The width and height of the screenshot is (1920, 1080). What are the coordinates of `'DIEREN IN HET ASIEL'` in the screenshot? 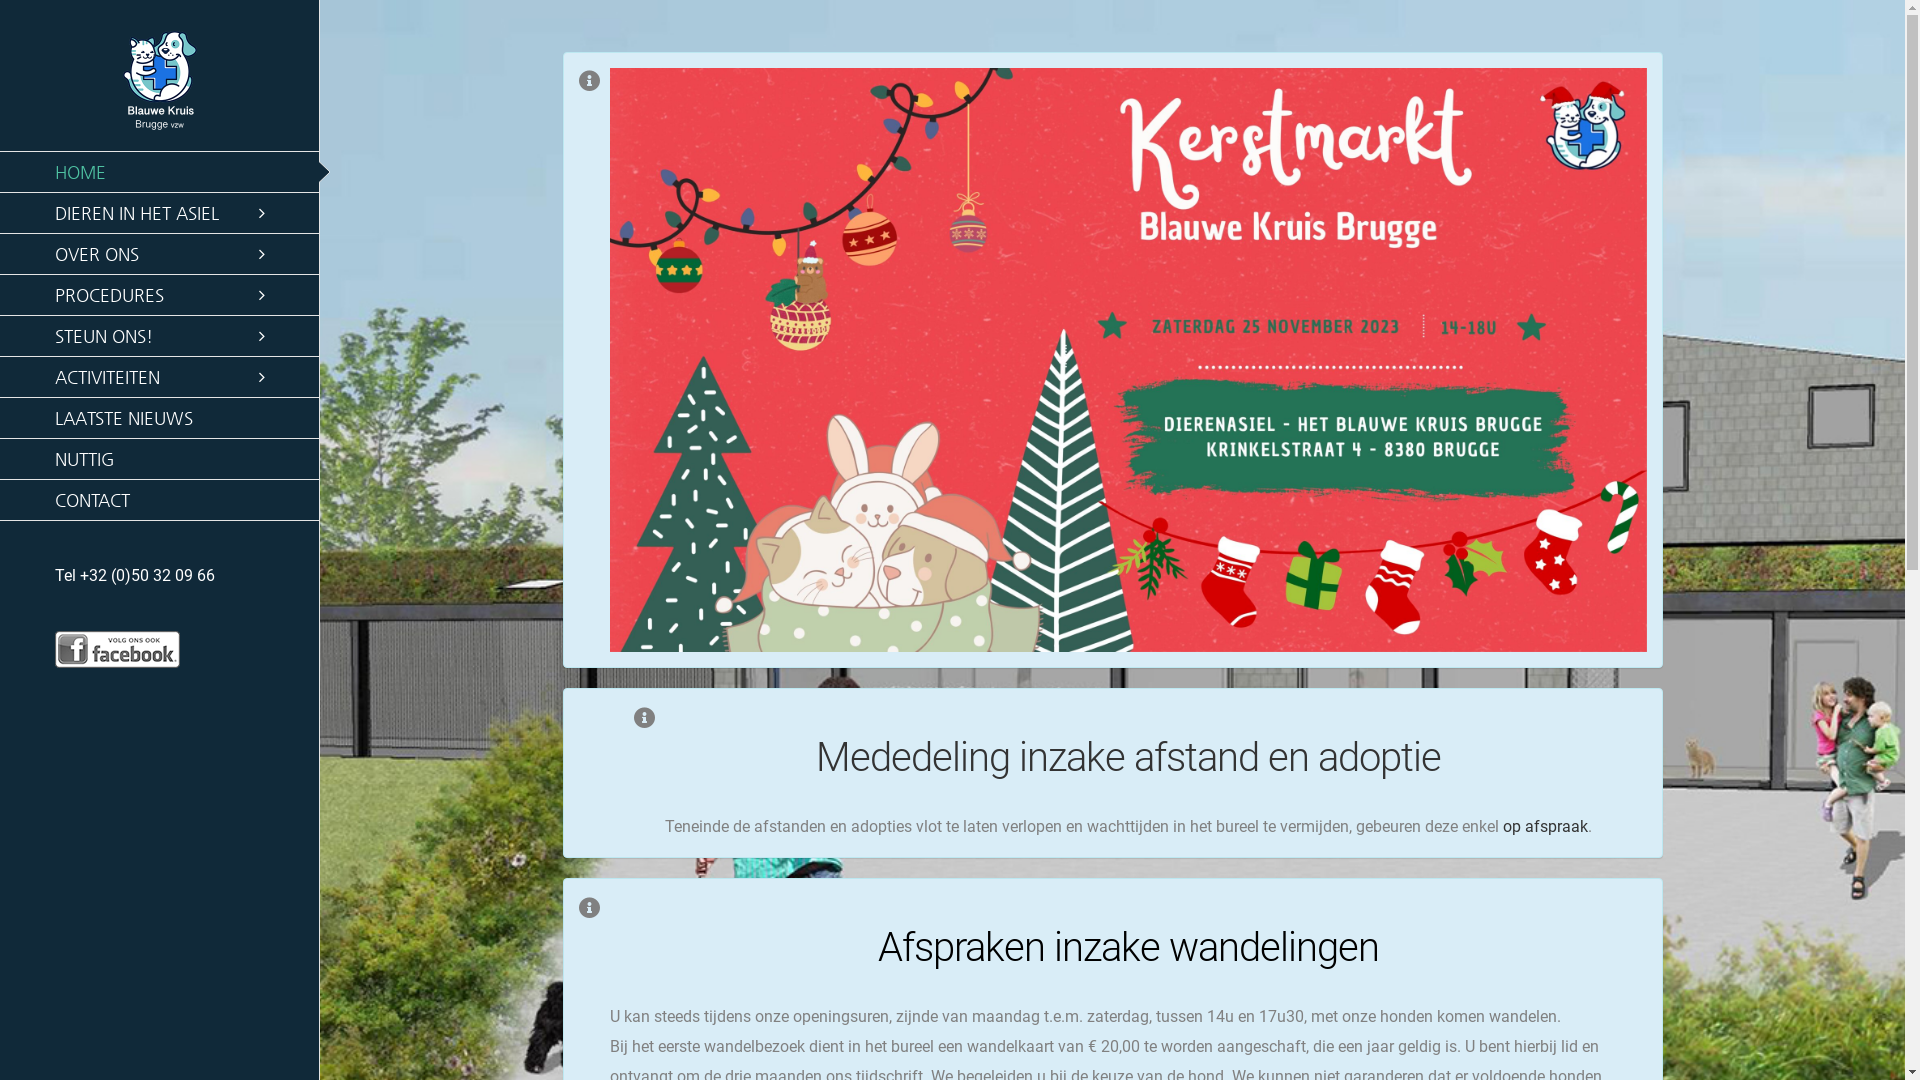 It's located at (158, 213).